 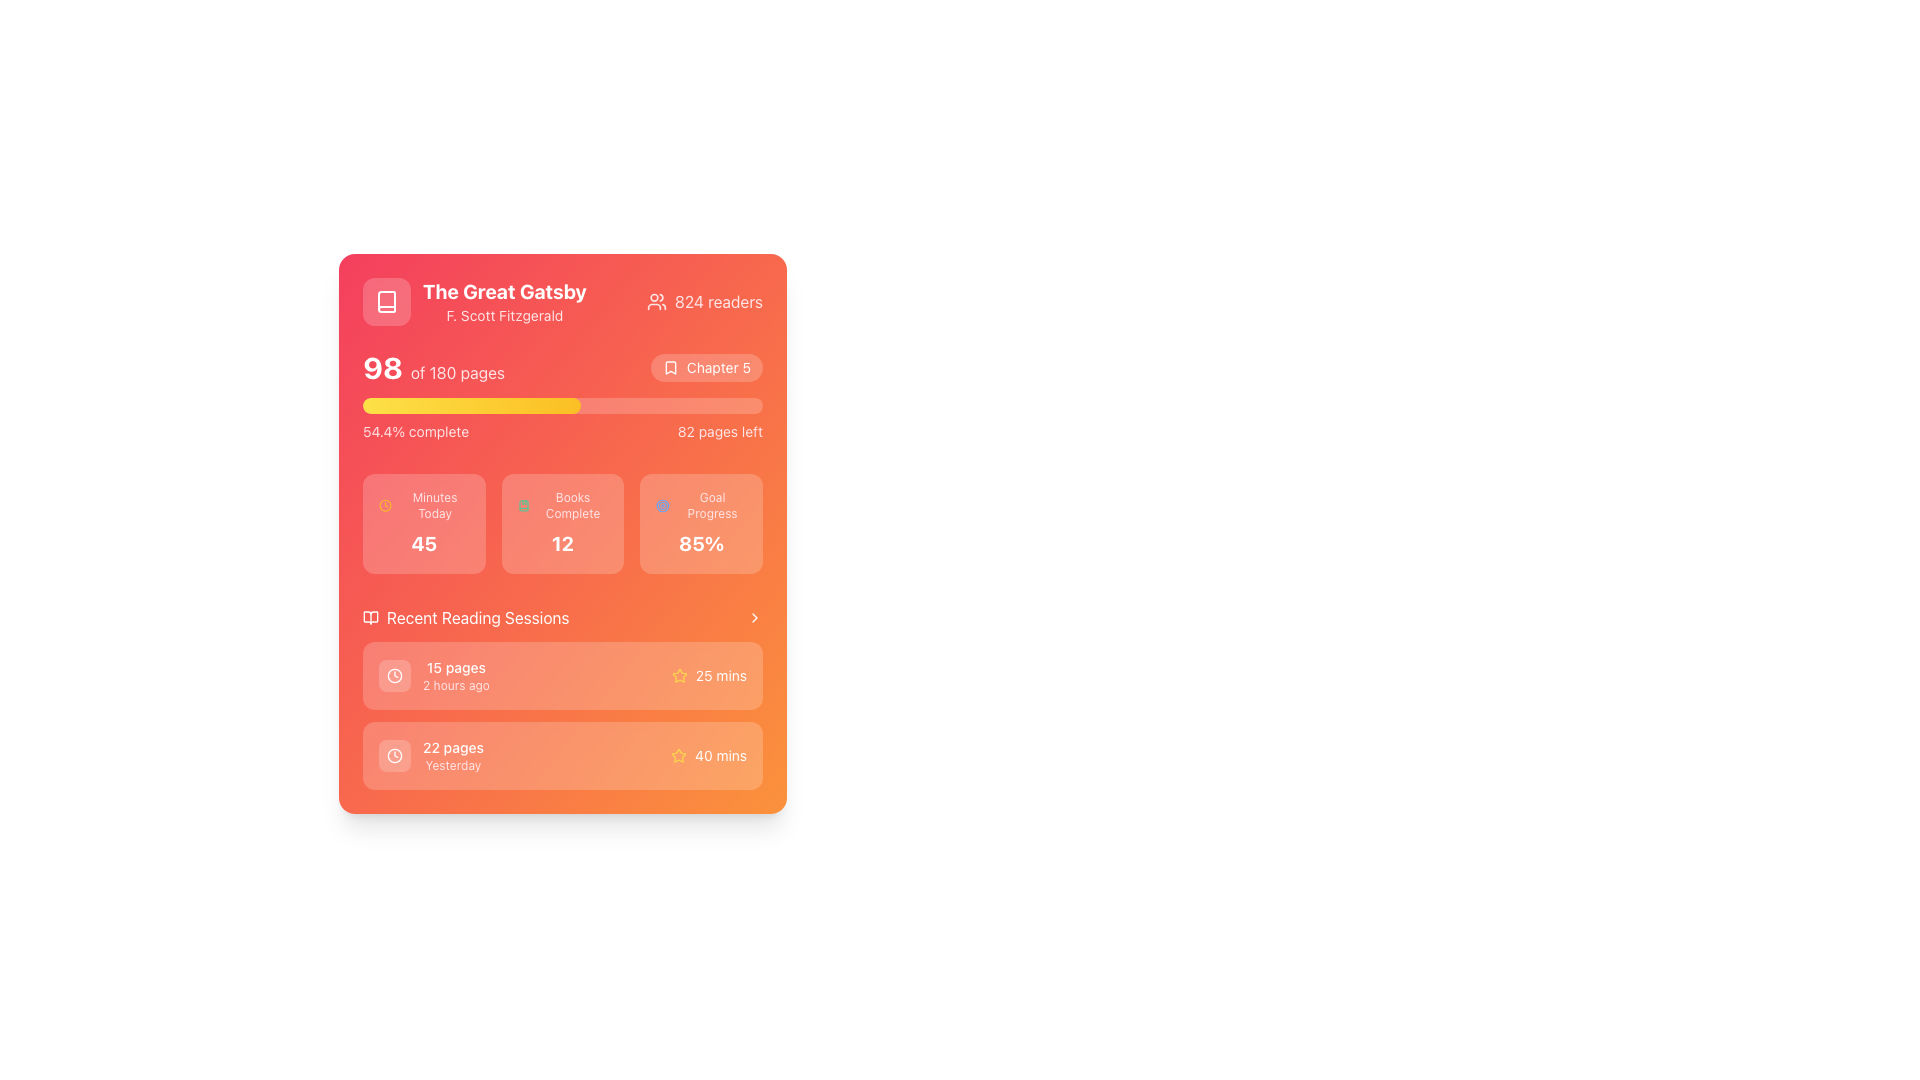 What do you see at coordinates (701, 543) in the screenshot?
I see `the information displayed in the bold text label showing '85%' in white on an orange background, located within the 'Goal Progress' panel in the lower-right section of the card` at bounding box center [701, 543].